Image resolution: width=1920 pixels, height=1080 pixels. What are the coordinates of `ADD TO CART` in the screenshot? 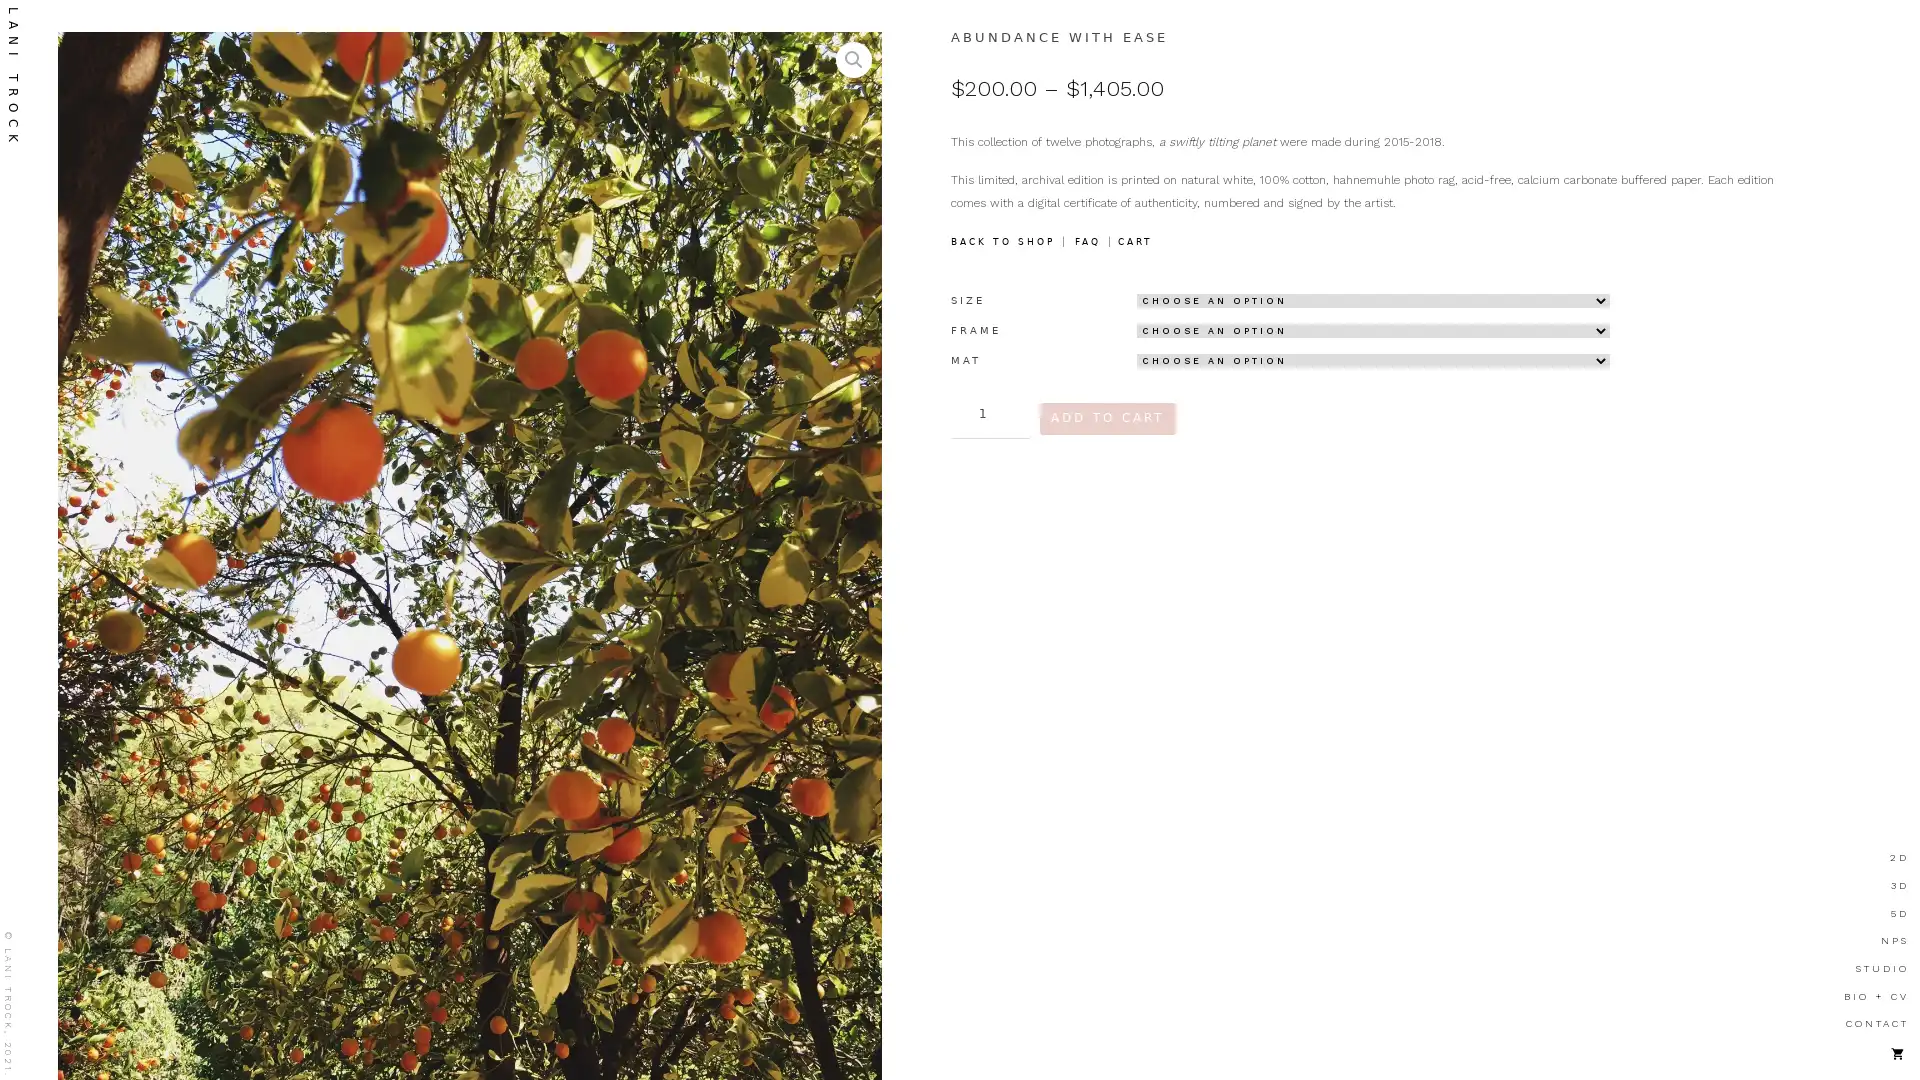 It's located at (1106, 417).